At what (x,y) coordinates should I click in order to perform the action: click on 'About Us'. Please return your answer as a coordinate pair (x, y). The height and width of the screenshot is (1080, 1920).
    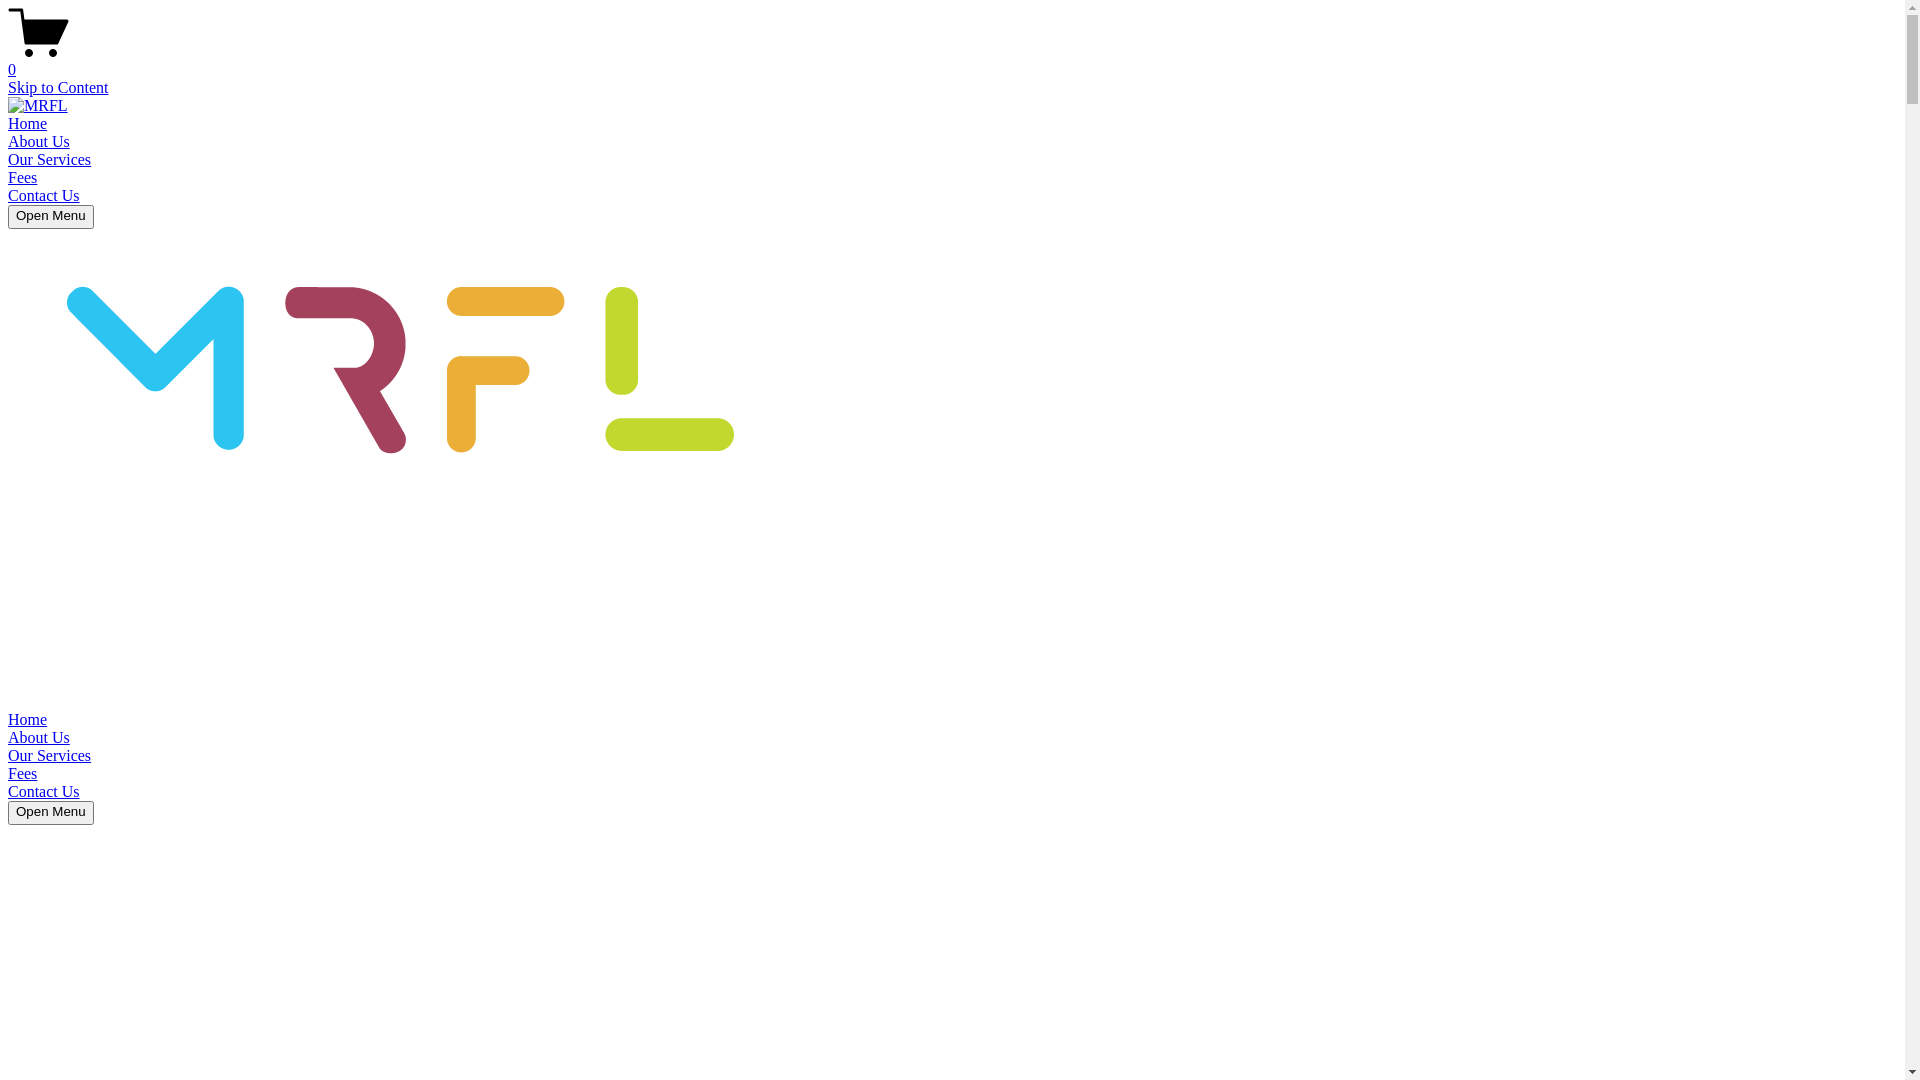
    Looking at the image, I should click on (38, 140).